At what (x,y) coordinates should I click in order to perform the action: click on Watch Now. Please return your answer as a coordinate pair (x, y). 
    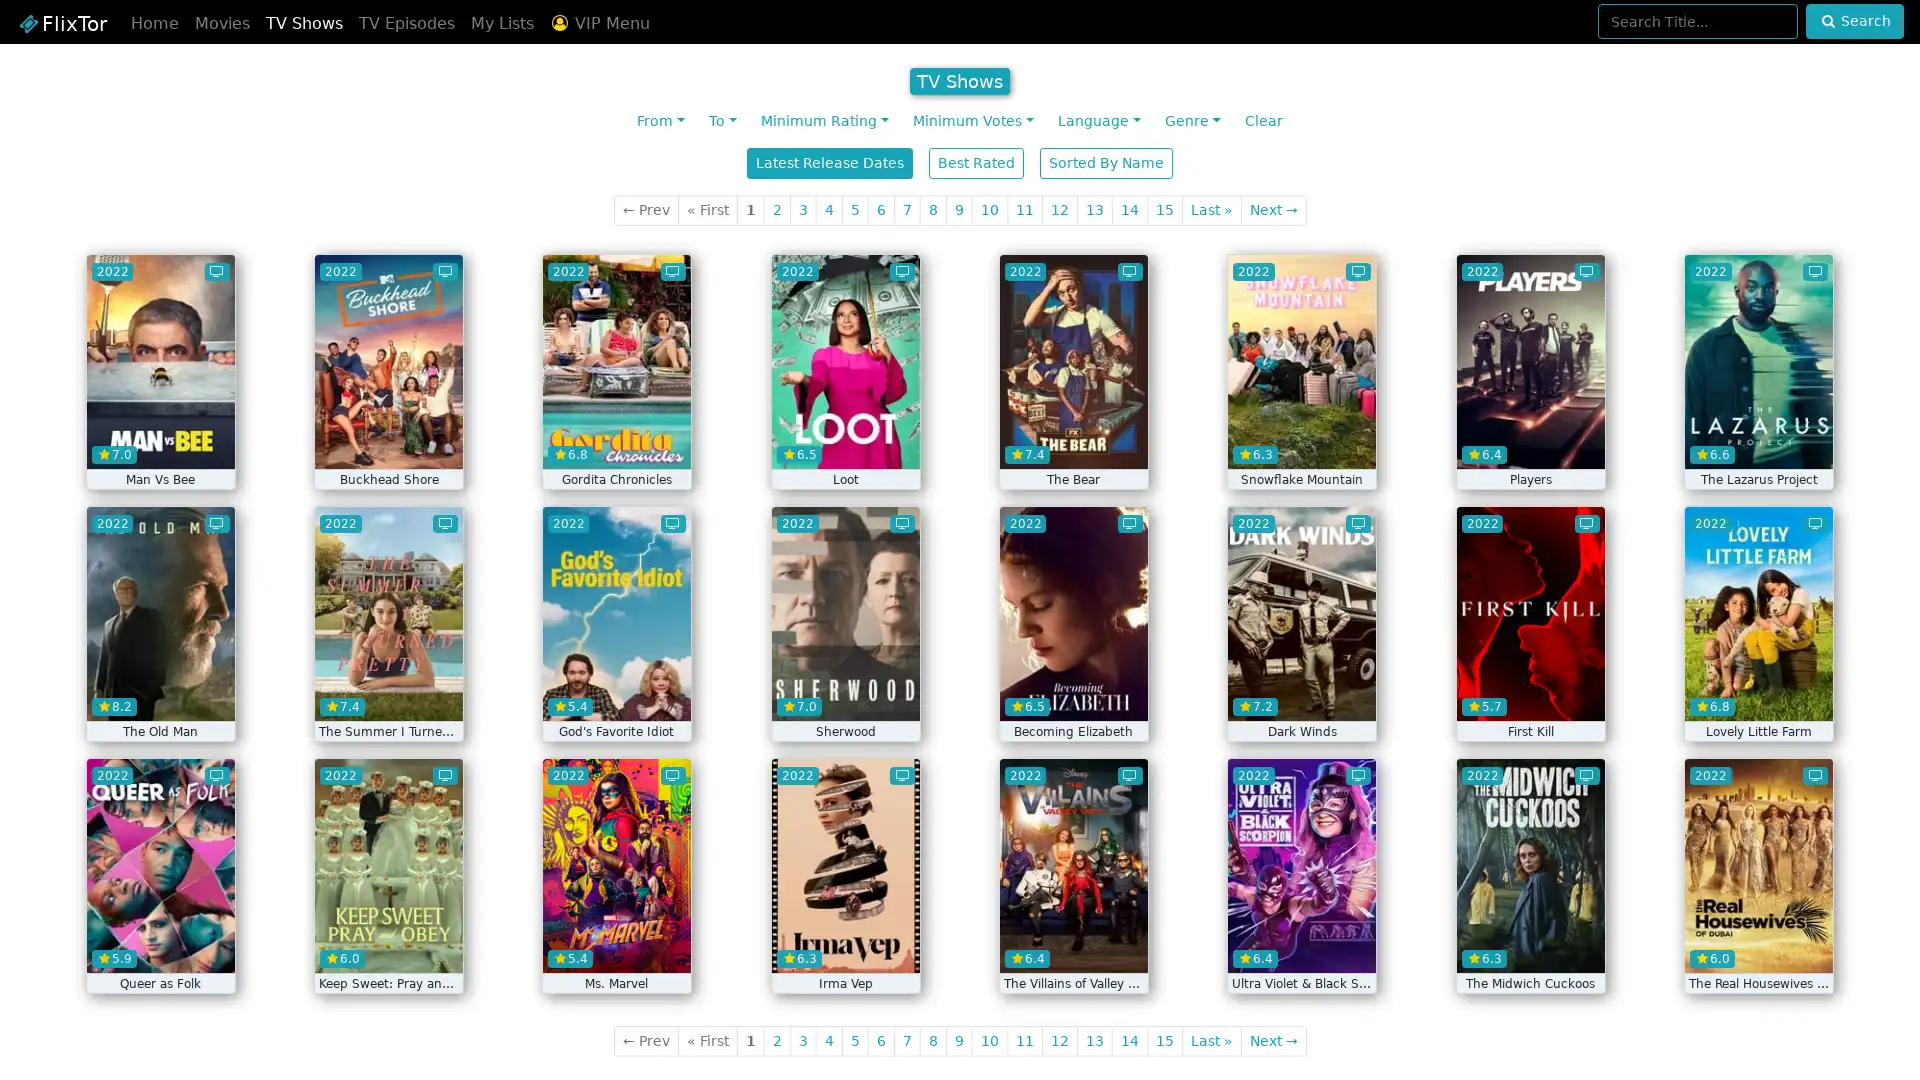
    Looking at the image, I should click on (1301, 438).